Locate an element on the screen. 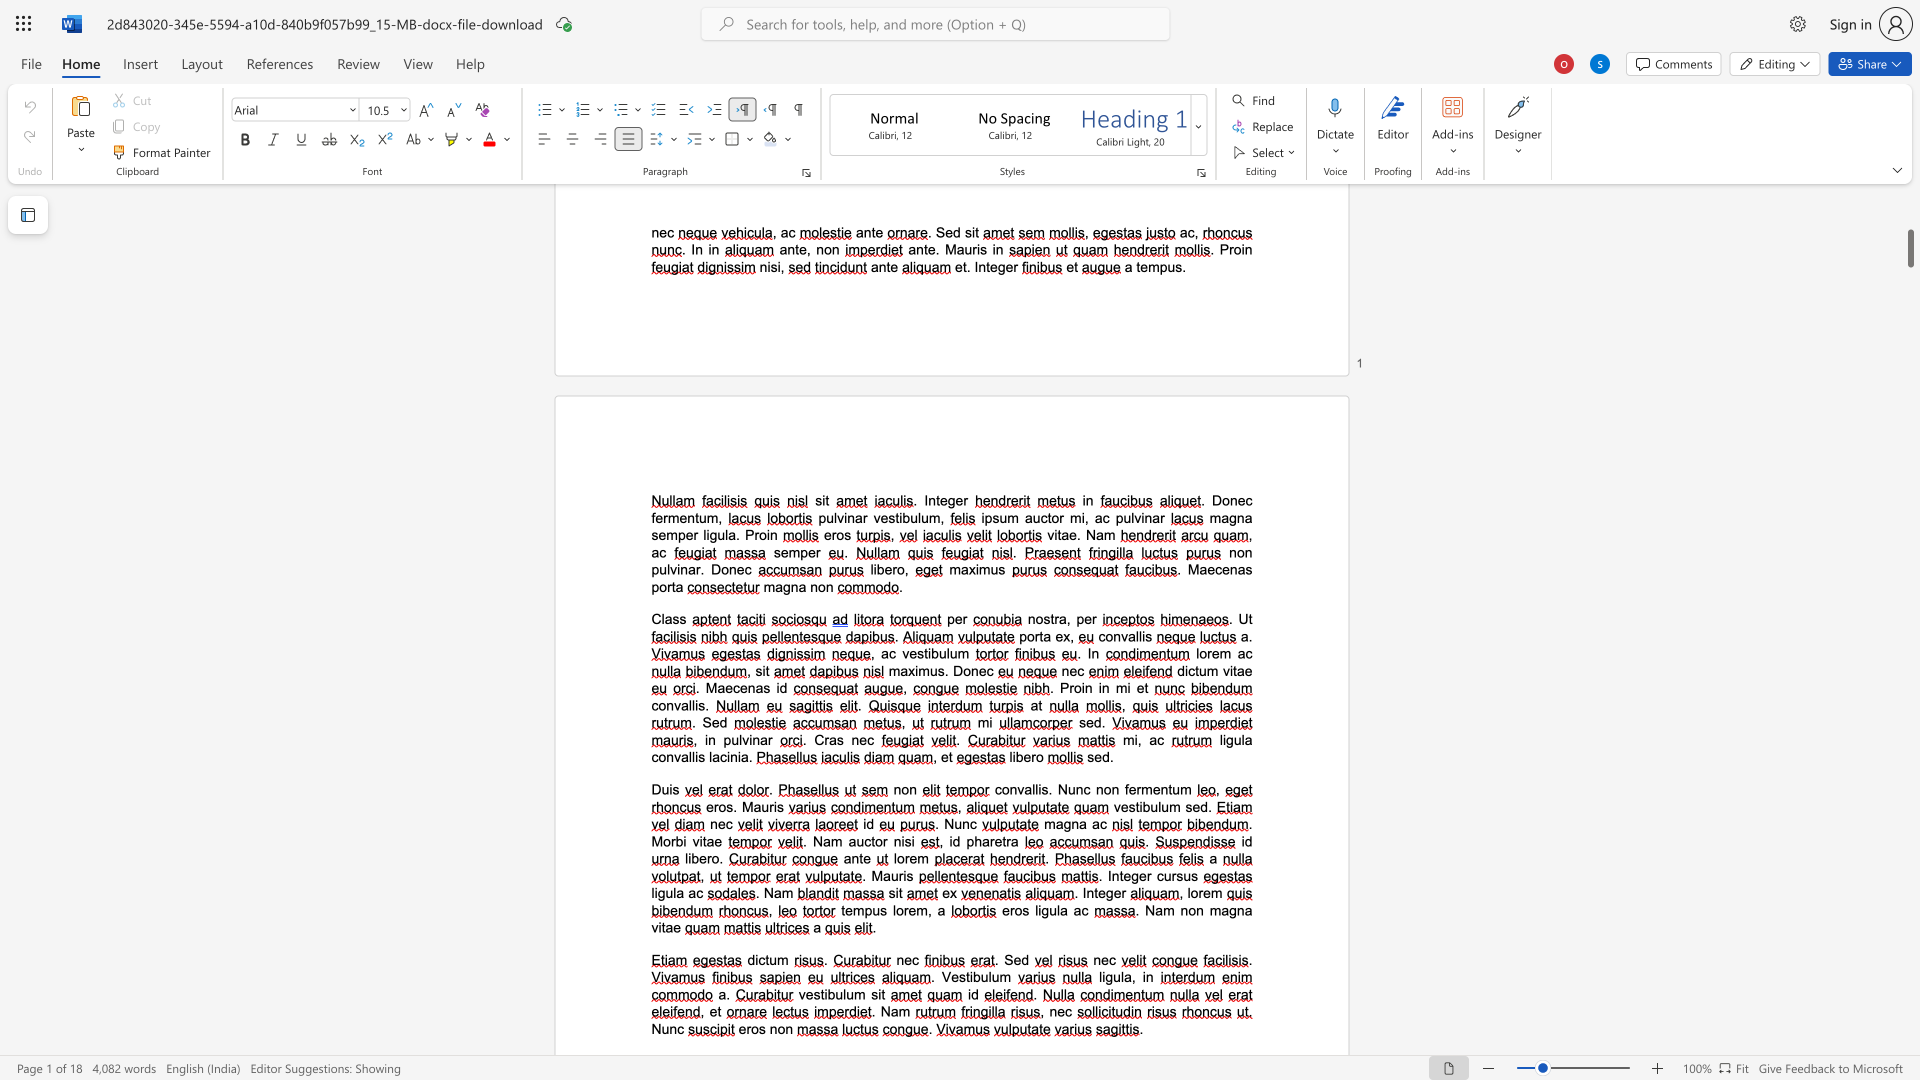 This screenshot has width=1920, height=1080. the space between the continuous character "n" and "a" in the text is located at coordinates (759, 740).